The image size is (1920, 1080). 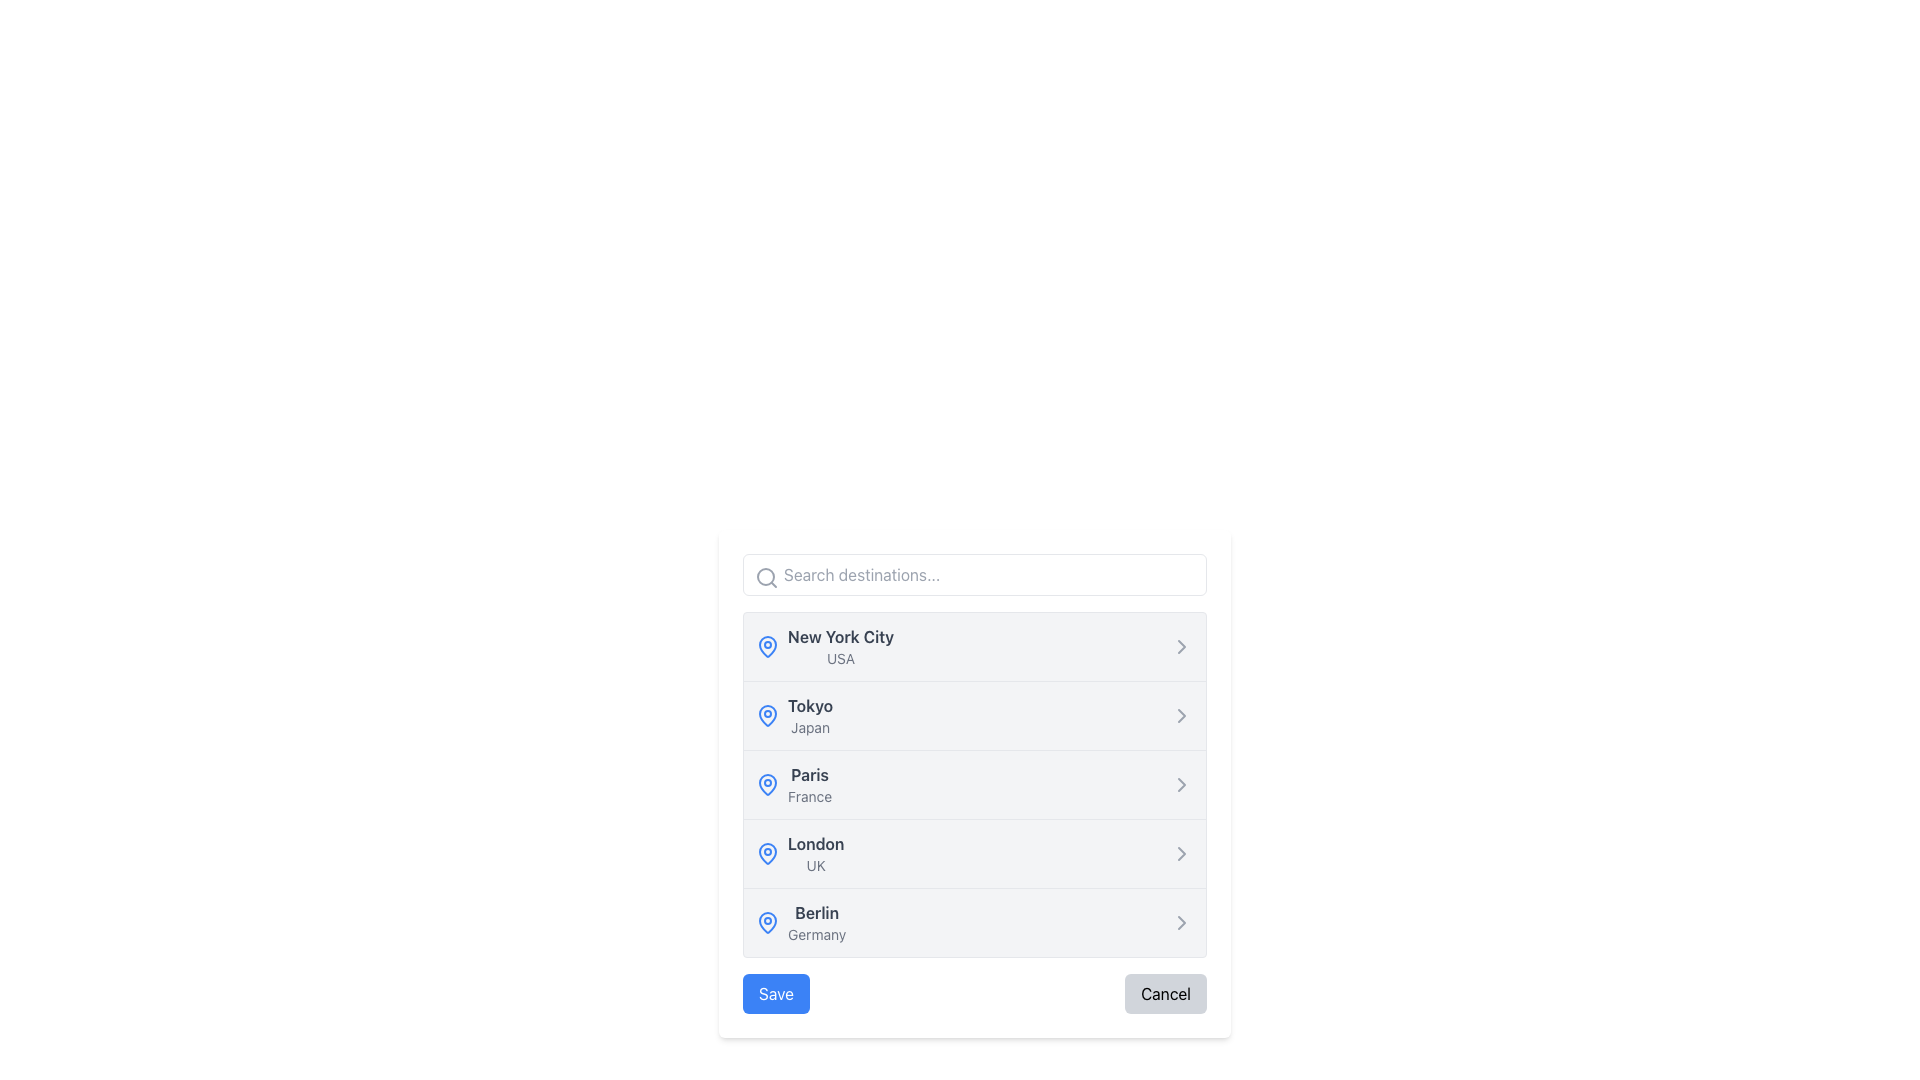 I want to click on the text label that displays 'London', which is styled in gray and bold font, positioned as the fourth entry in a vertical list of city names within a popup dialog, so click(x=816, y=844).